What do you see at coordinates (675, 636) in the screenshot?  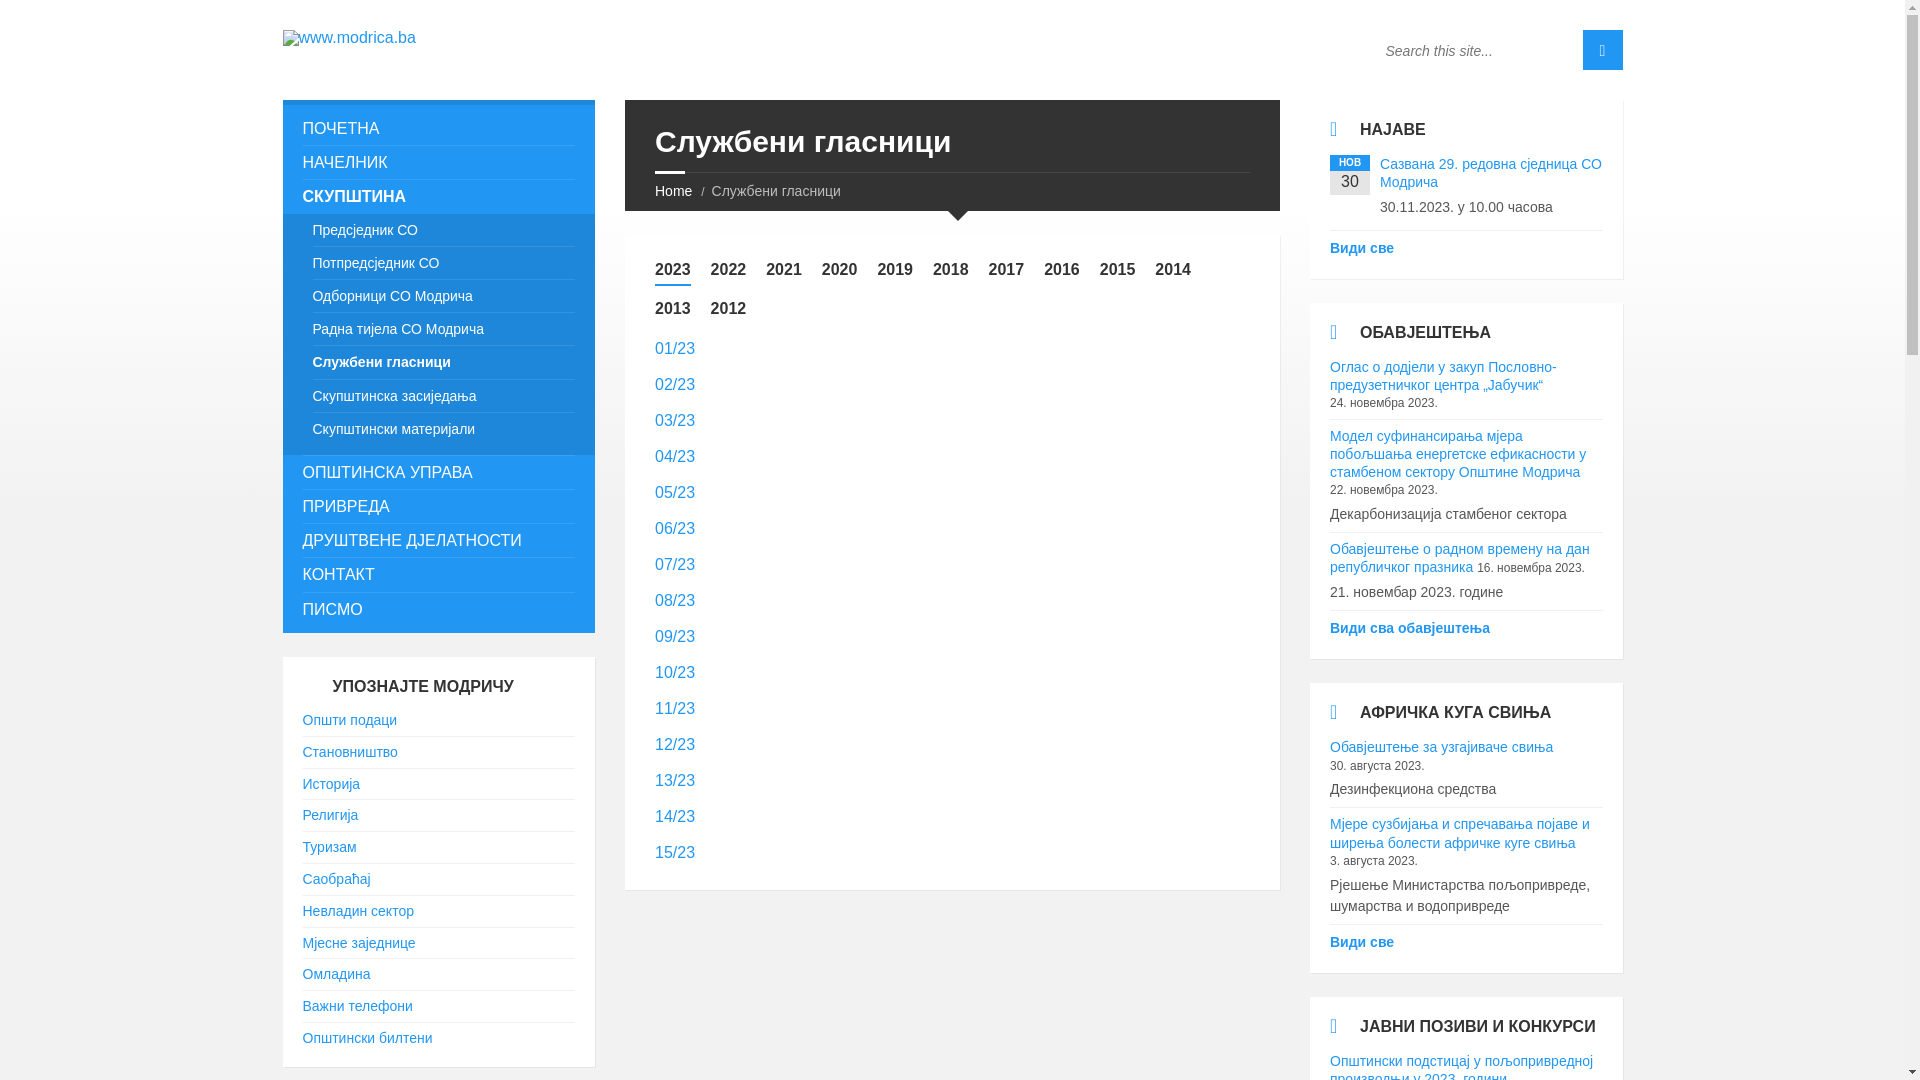 I see `'09/23'` at bounding box center [675, 636].